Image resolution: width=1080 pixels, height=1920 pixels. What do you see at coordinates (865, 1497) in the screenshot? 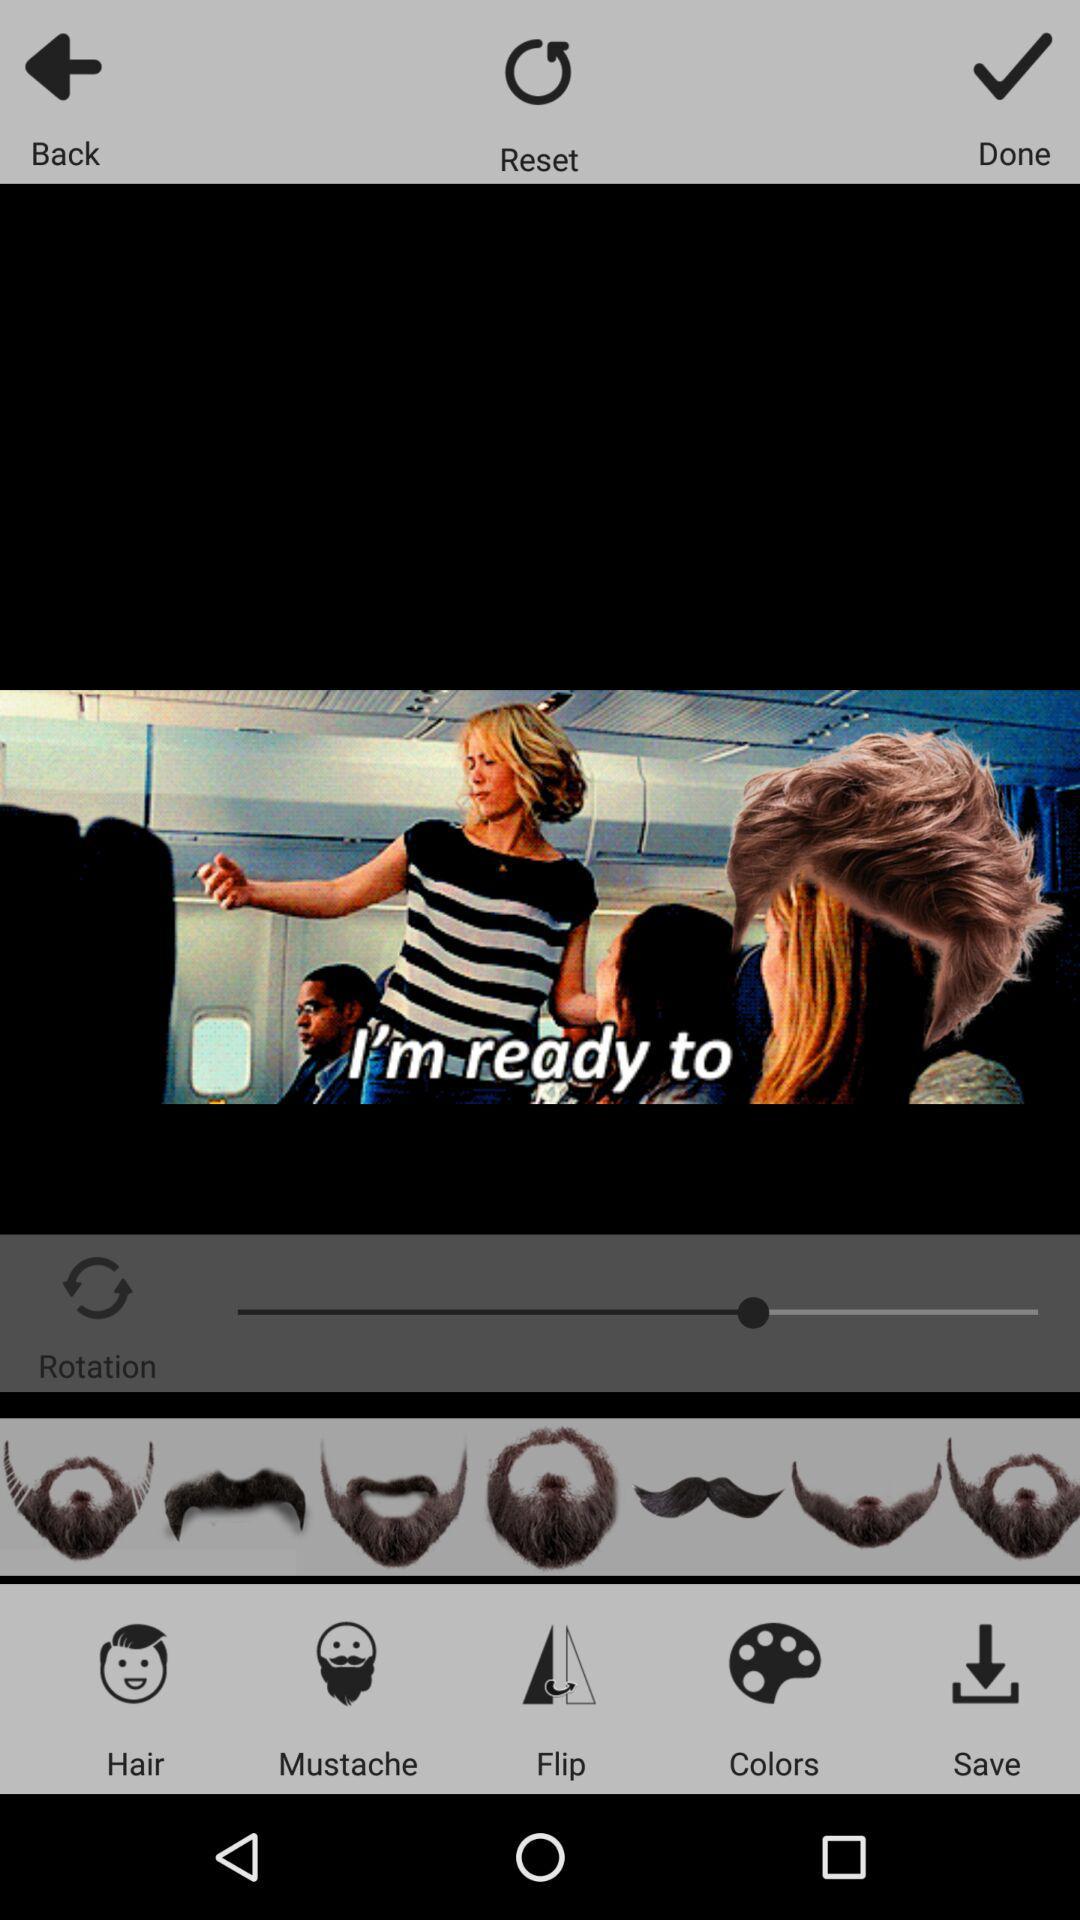
I see `beard without mustache` at bounding box center [865, 1497].